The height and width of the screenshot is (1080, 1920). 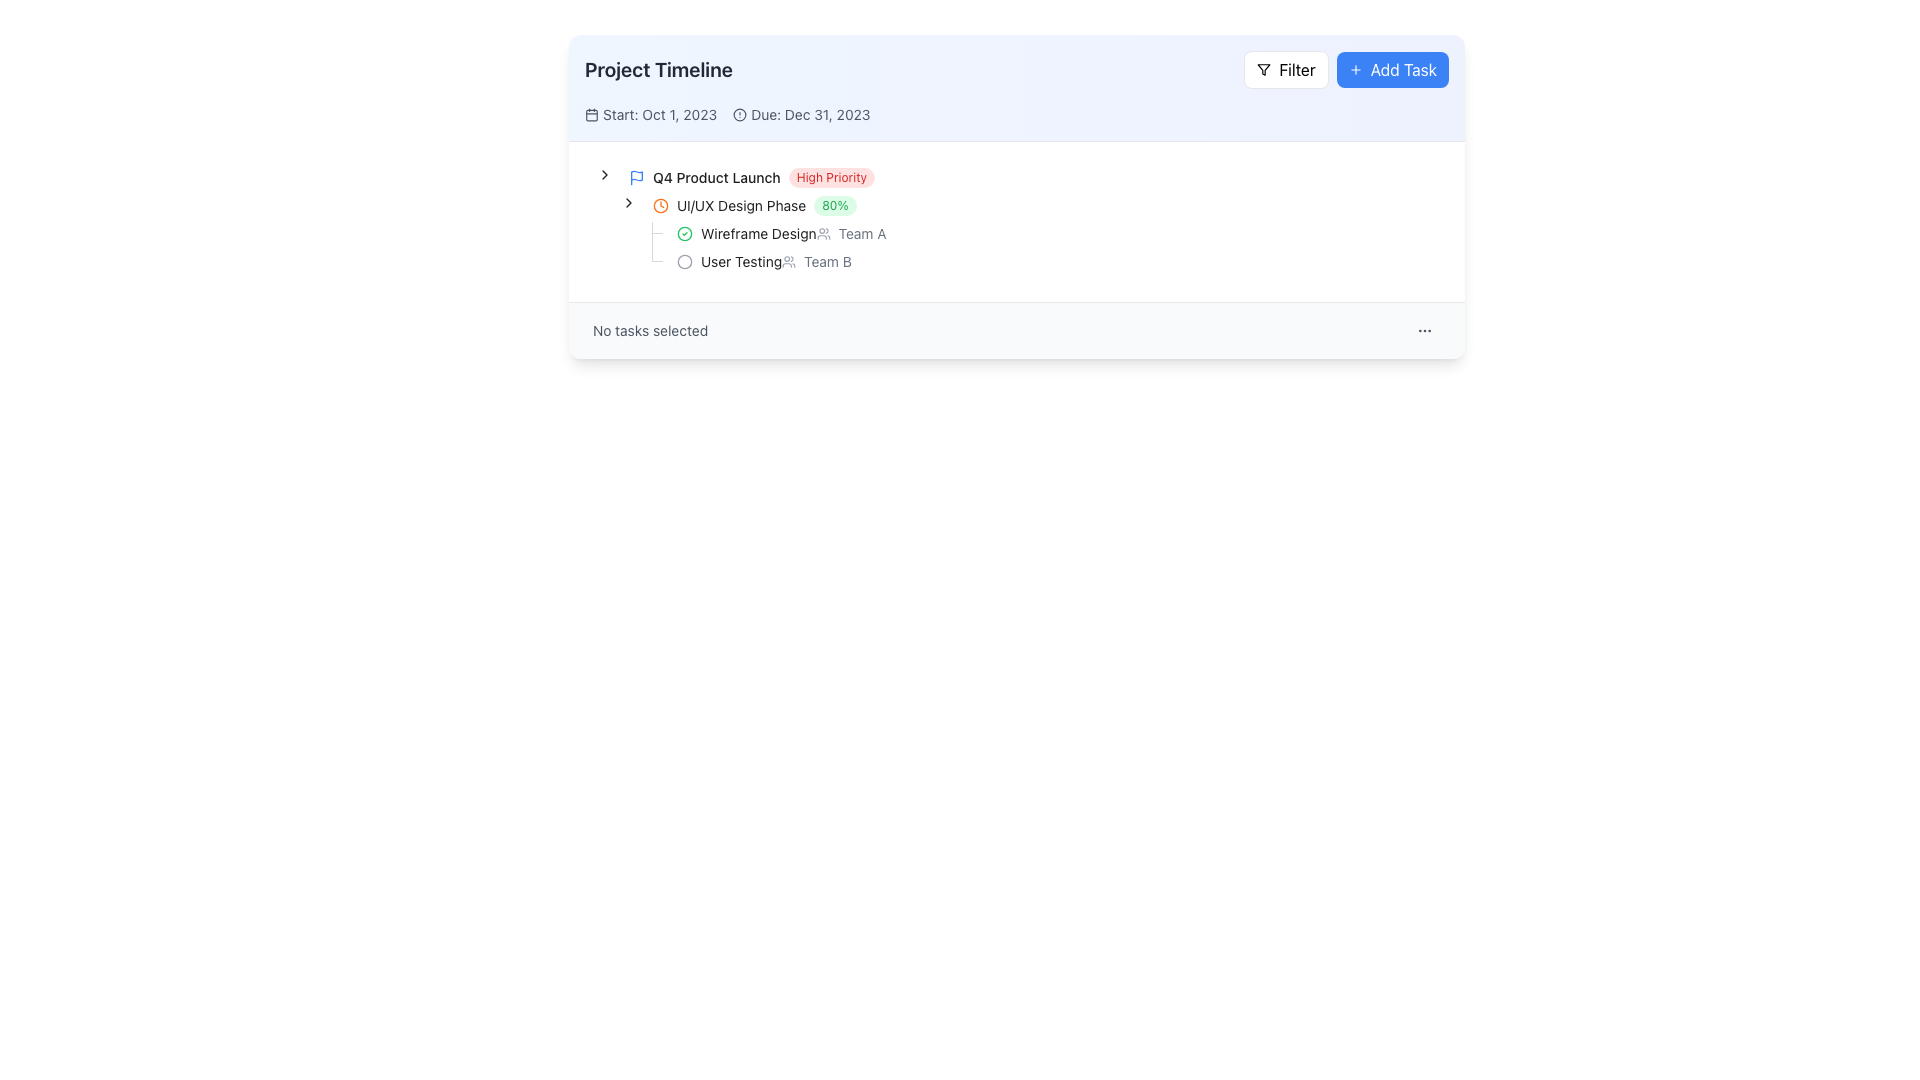 I want to click on the text label that indicates a specific due date, located beside the 'Start: Oct 1, 2023' element in the top section of the page, so click(x=801, y=115).